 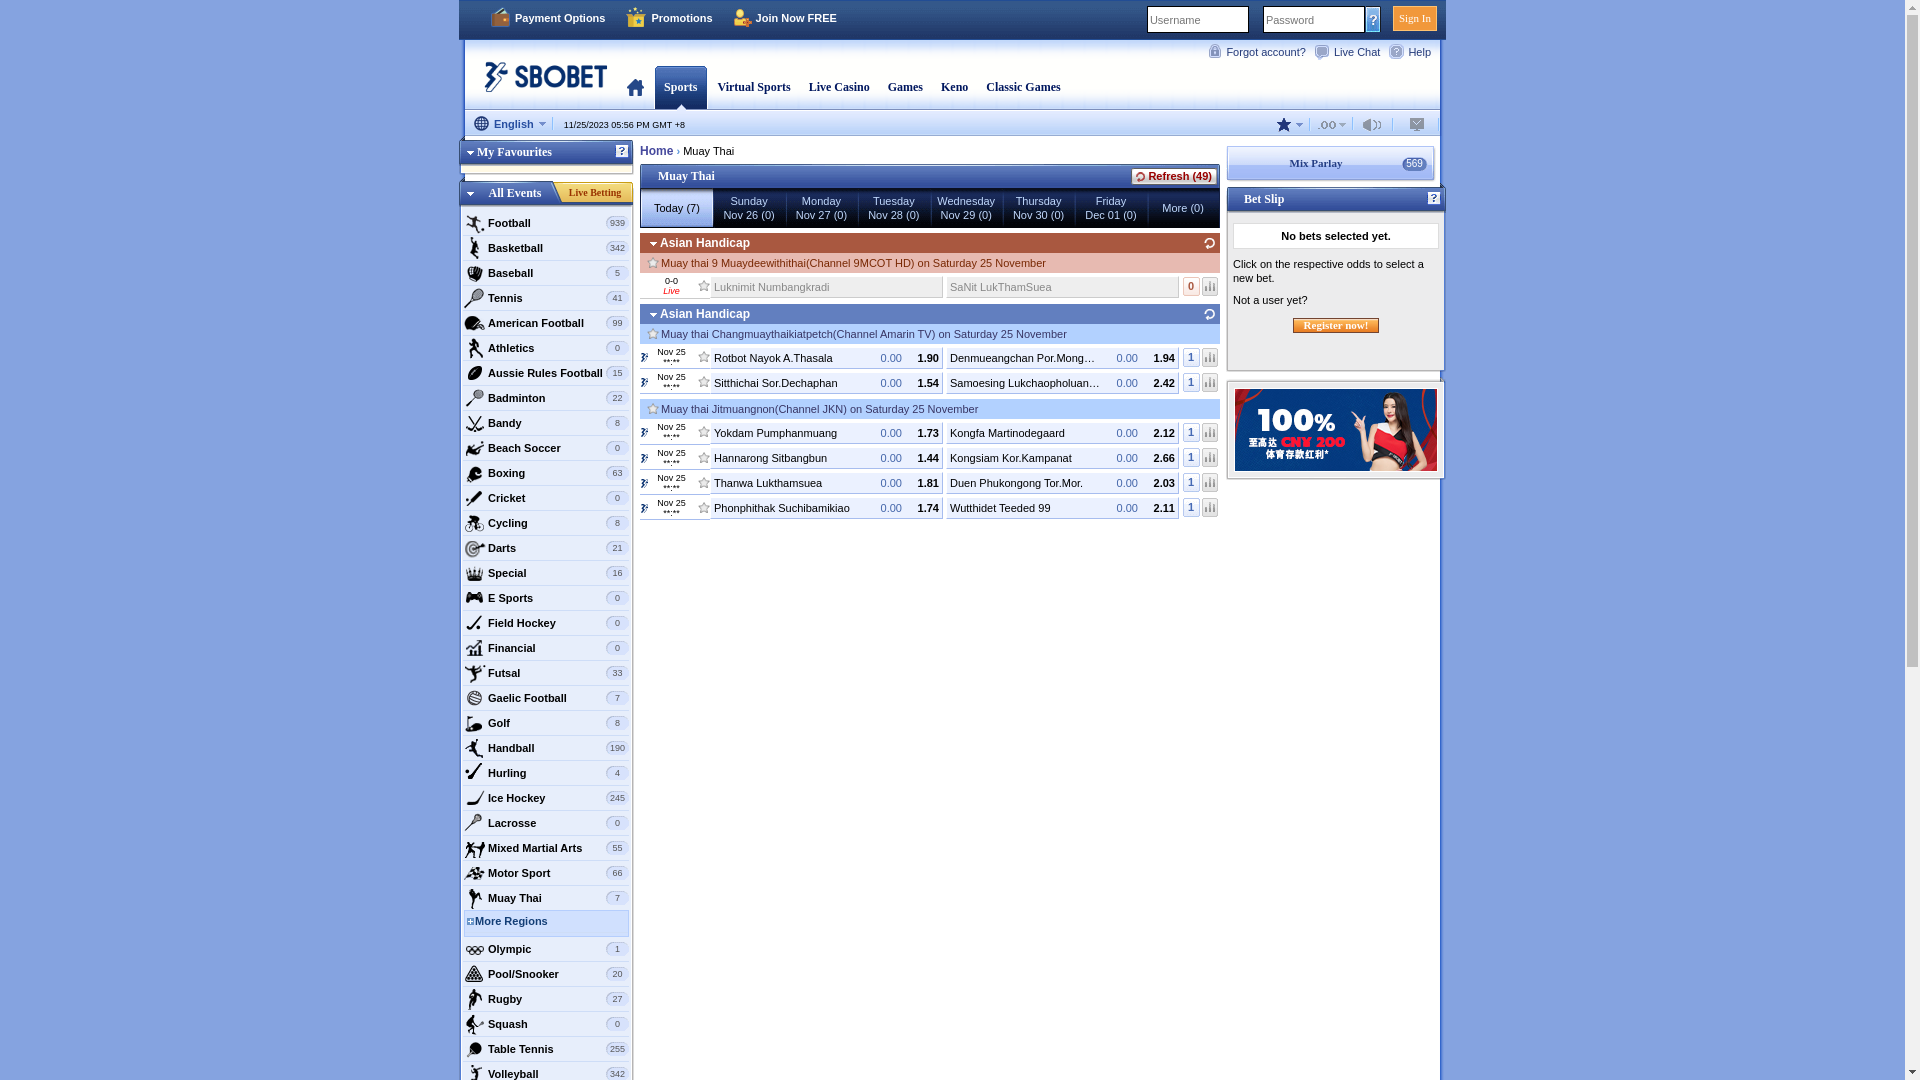 I want to click on 'Futsal, so click(x=546, y=672).